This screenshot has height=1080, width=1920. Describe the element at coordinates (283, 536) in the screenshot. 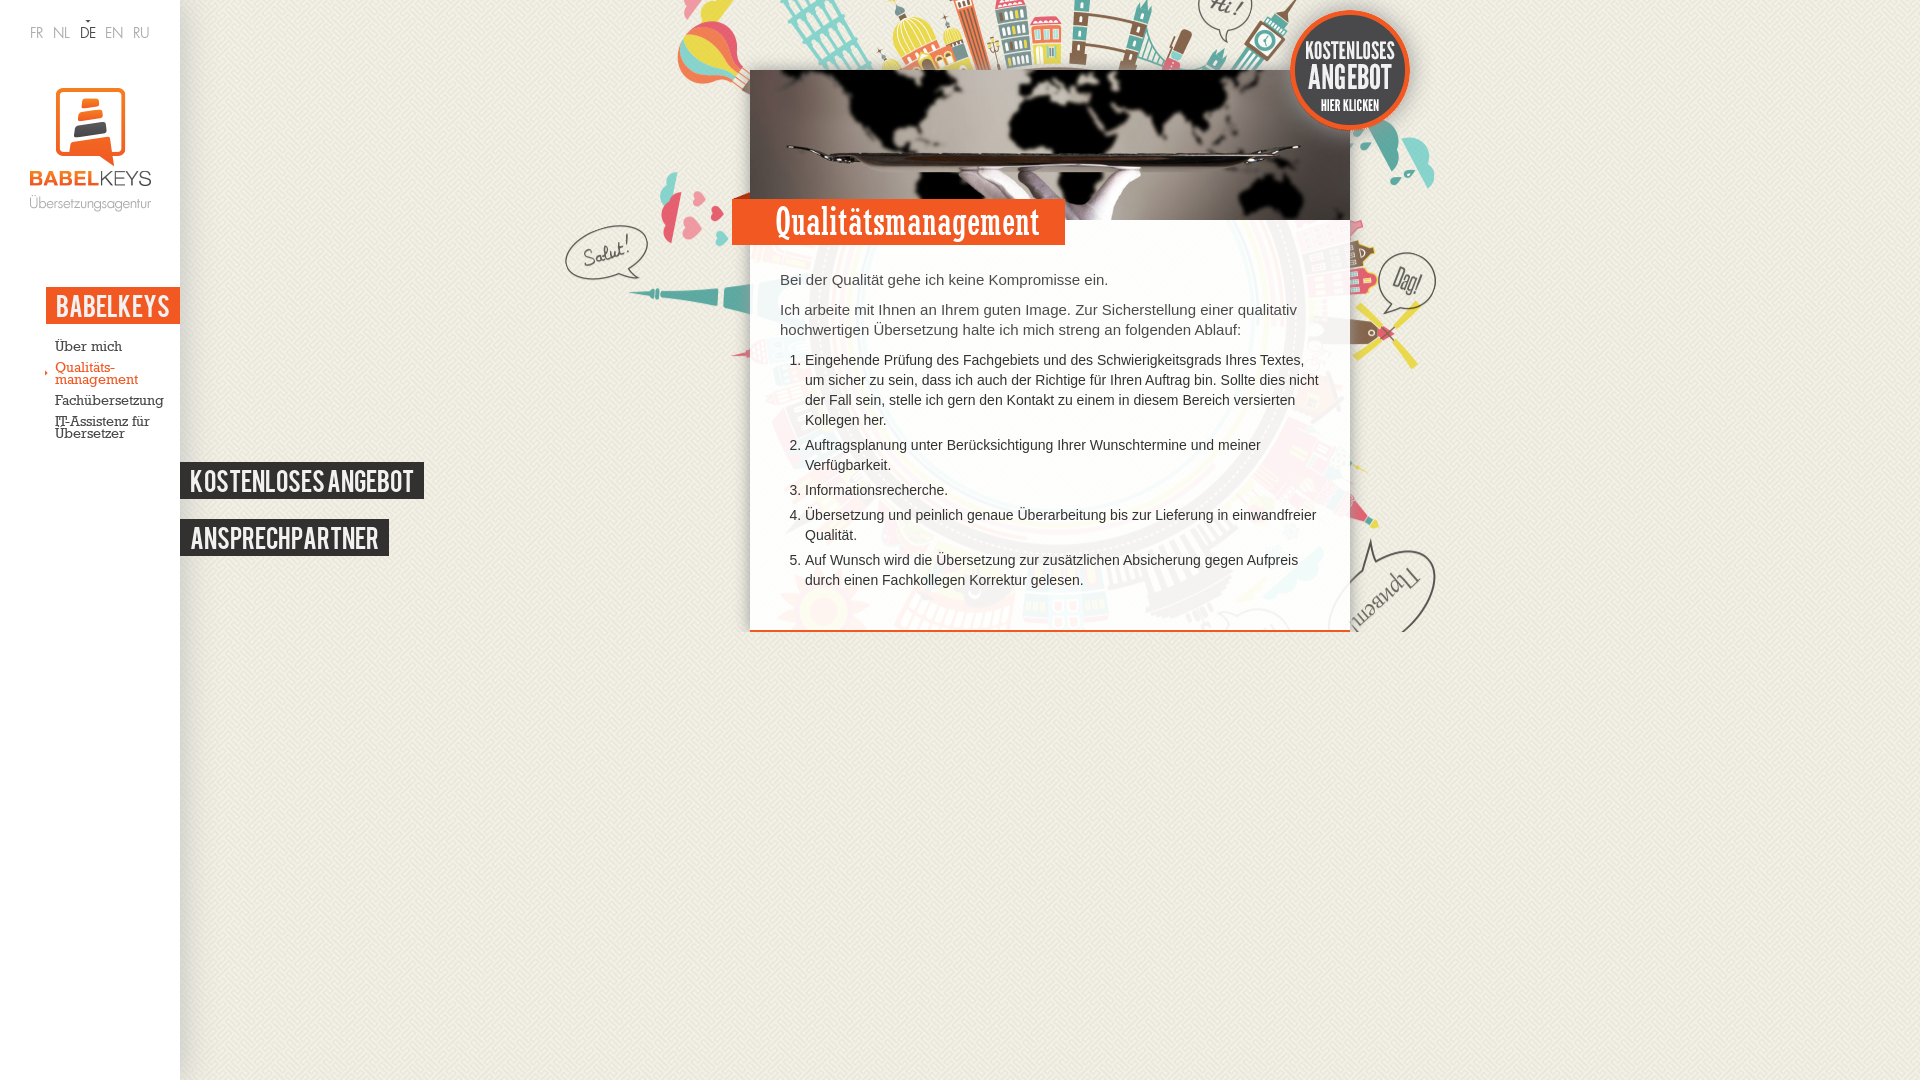

I see `'Ansprechpartner'` at that location.